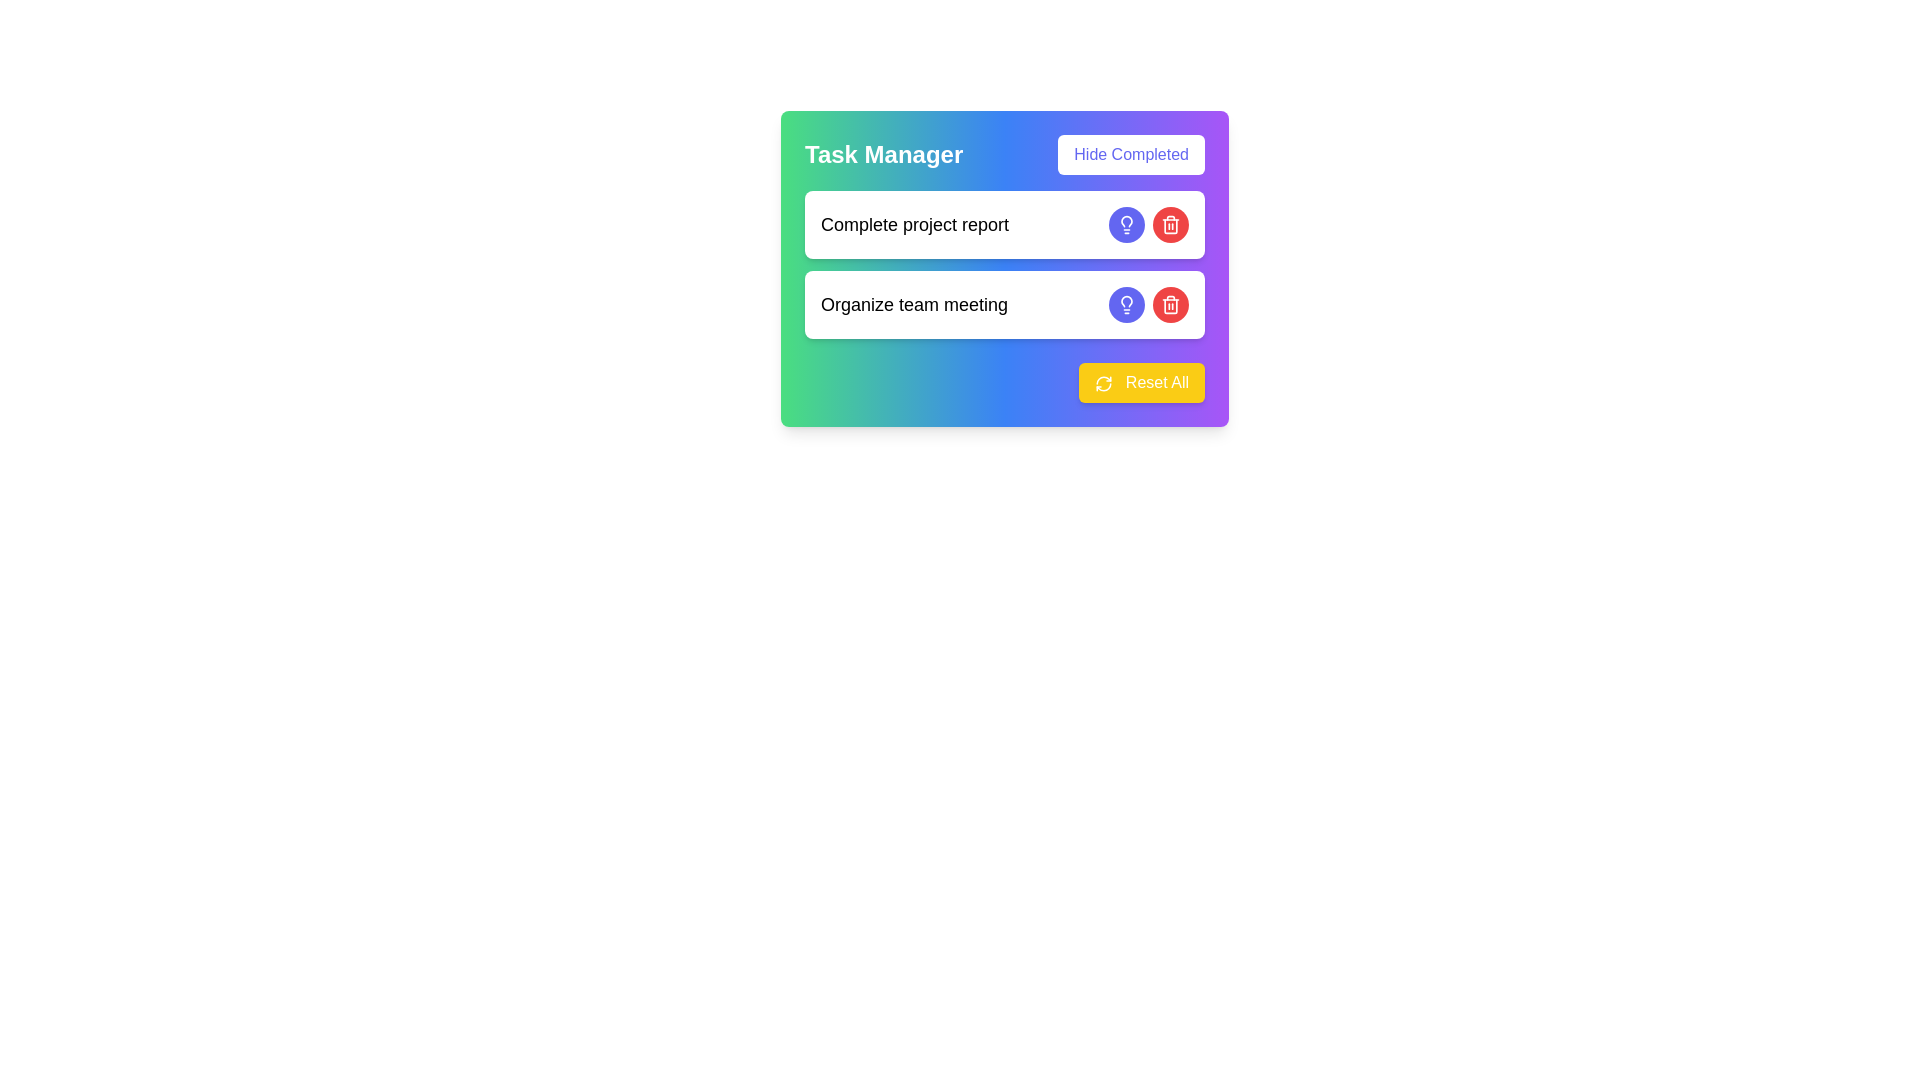 Image resolution: width=1920 pixels, height=1080 pixels. What do you see at coordinates (1171, 304) in the screenshot?
I see `the delete icon button located as the second button in the action row of the first task item` at bounding box center [1171, 304].